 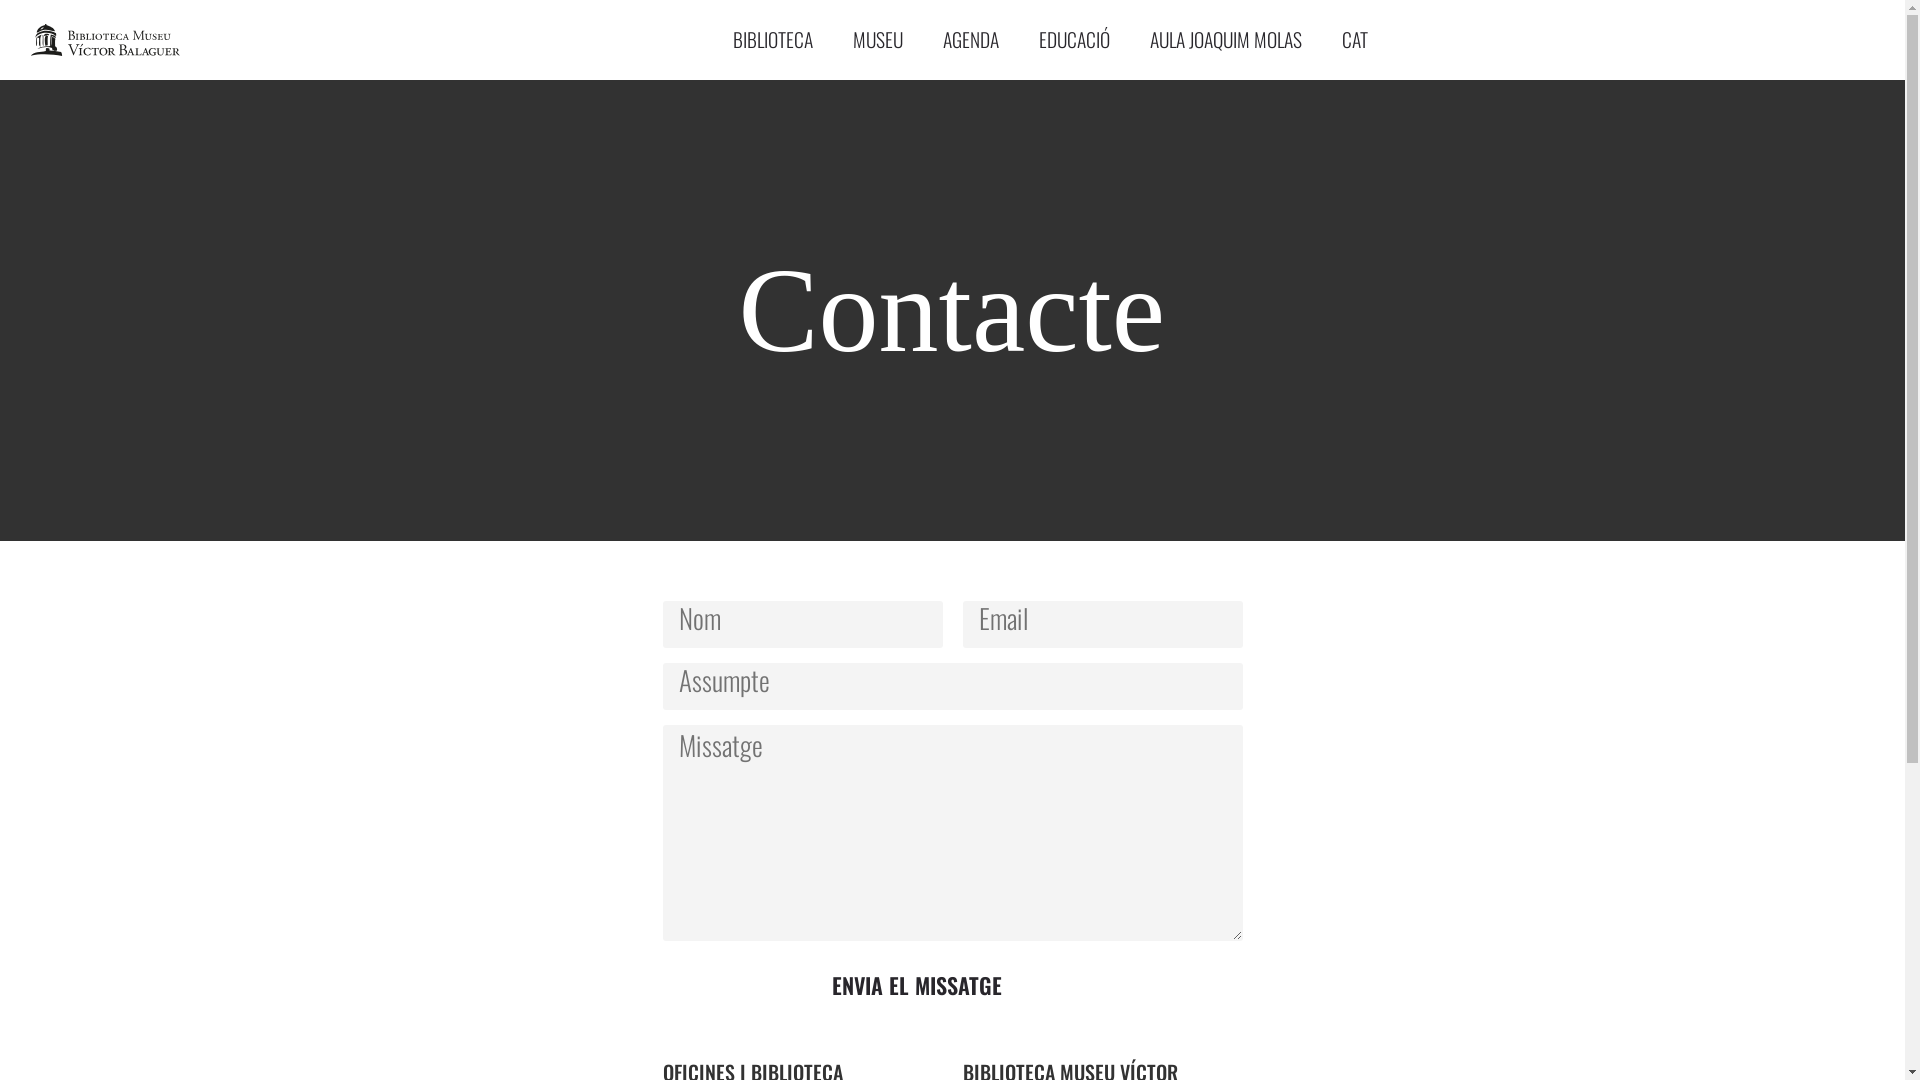 What do you see at coordinates (878, 39) in the screenshot?
I see `'MUSEU'` at bounding box center [878, 39].